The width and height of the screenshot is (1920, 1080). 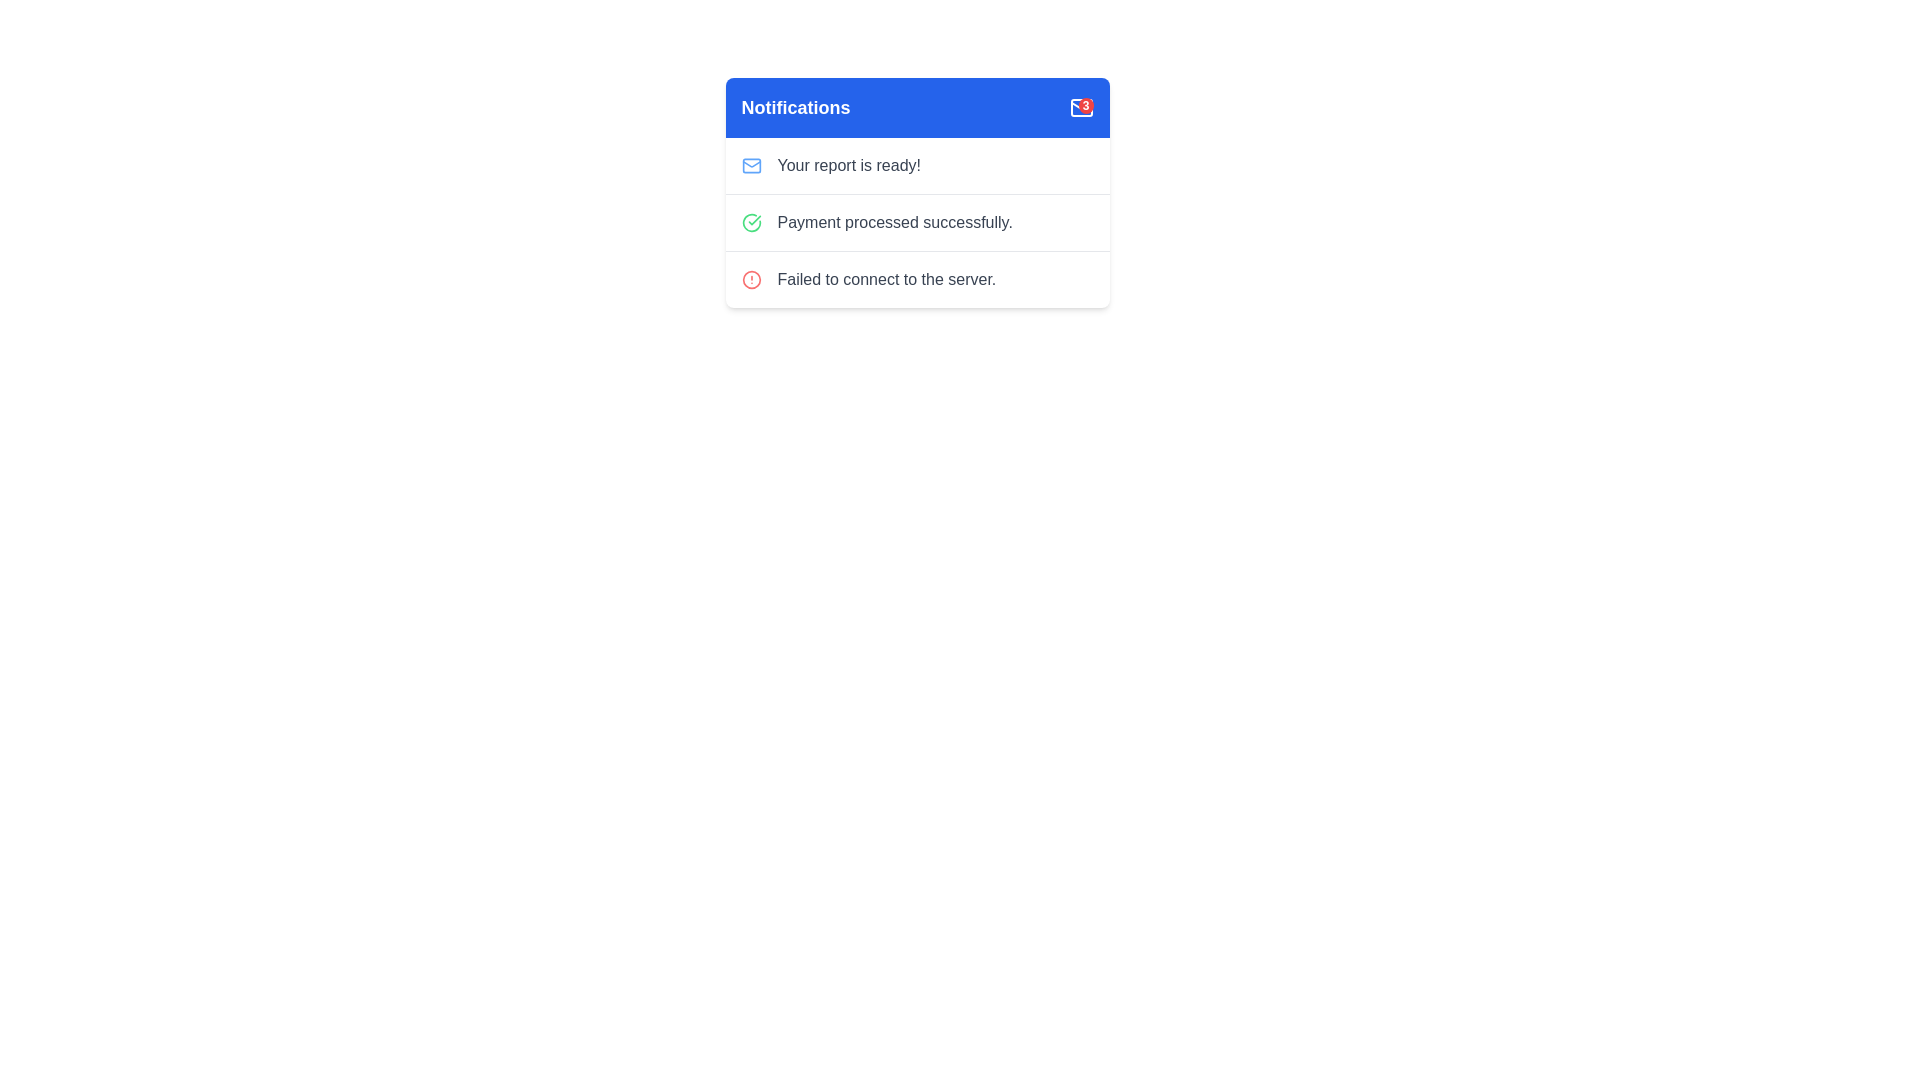 What do you see at coordinates (750, 280) in the screenshot?
I see `the central circle of the alert icon indicating an error state for the 'Failed to connect to the server' message` at bounding box center [750, 280].